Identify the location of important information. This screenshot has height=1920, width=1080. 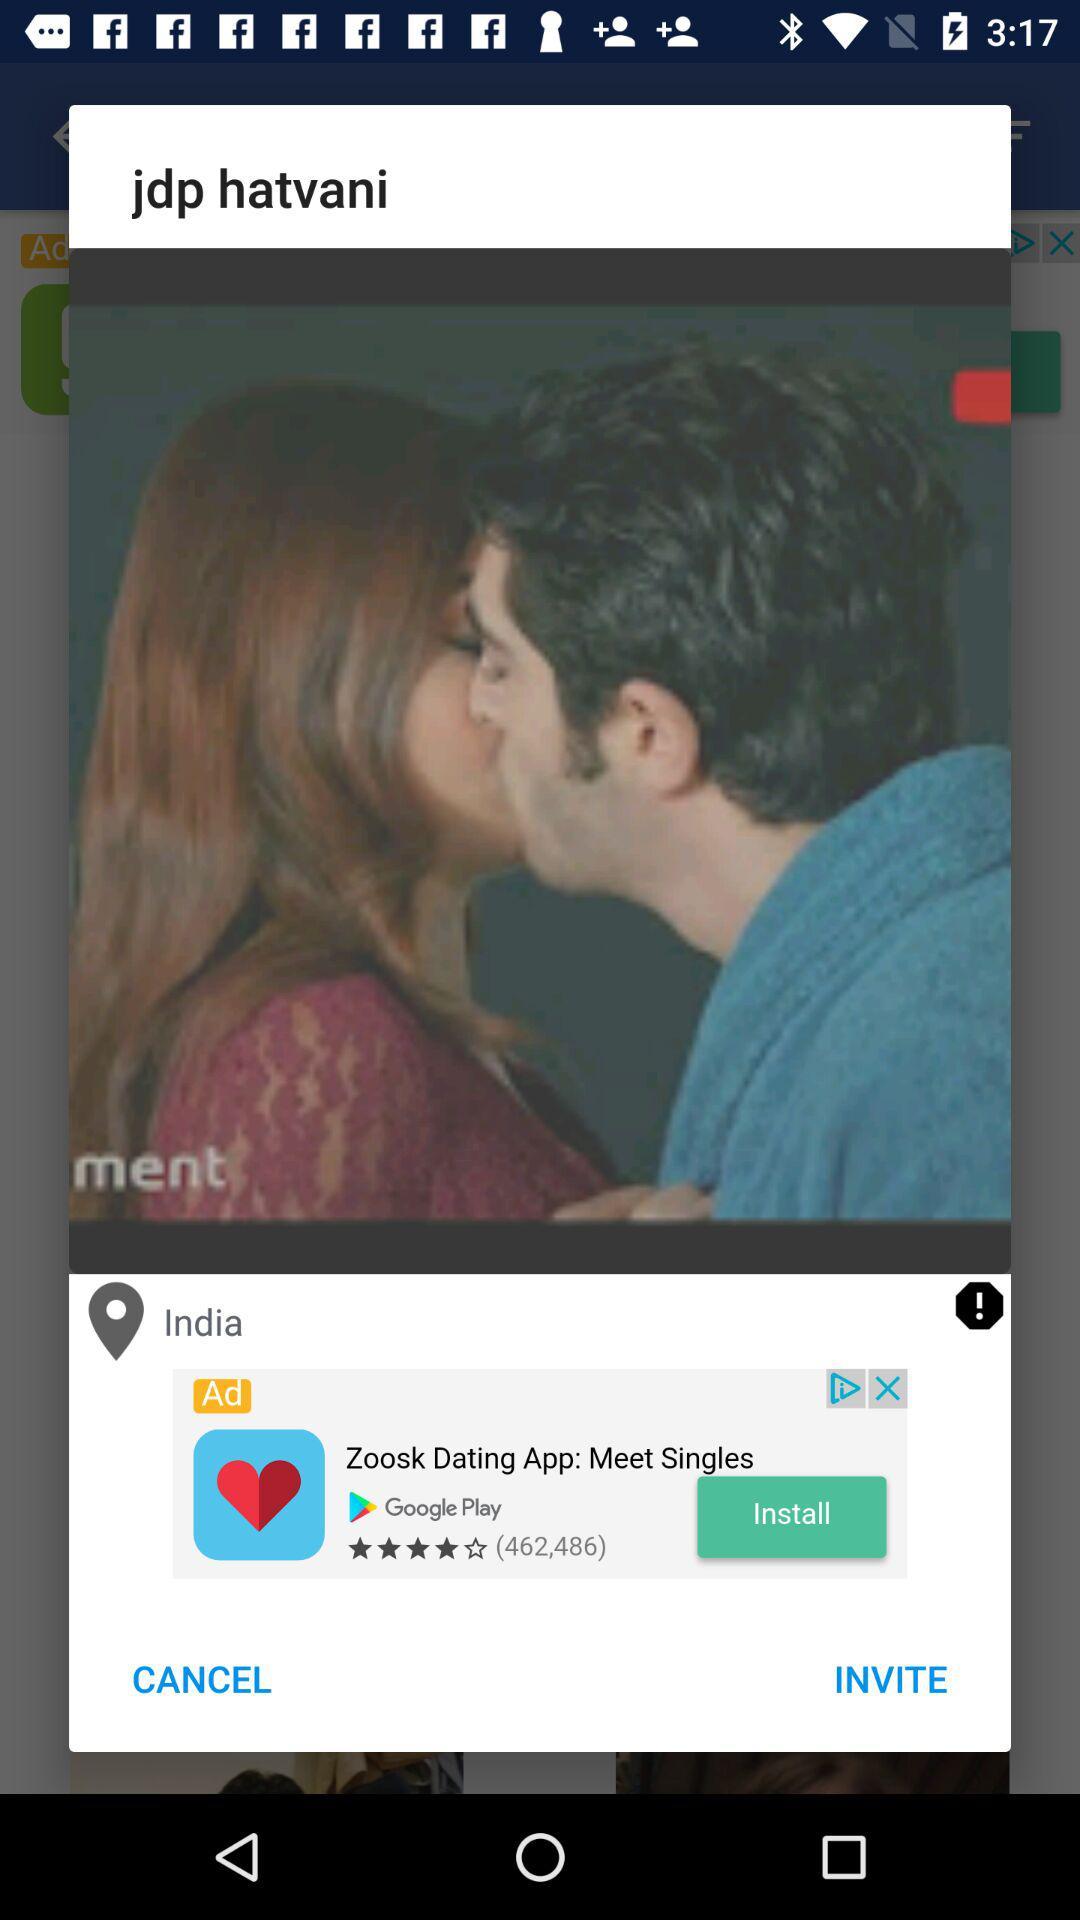
(978, 1305).